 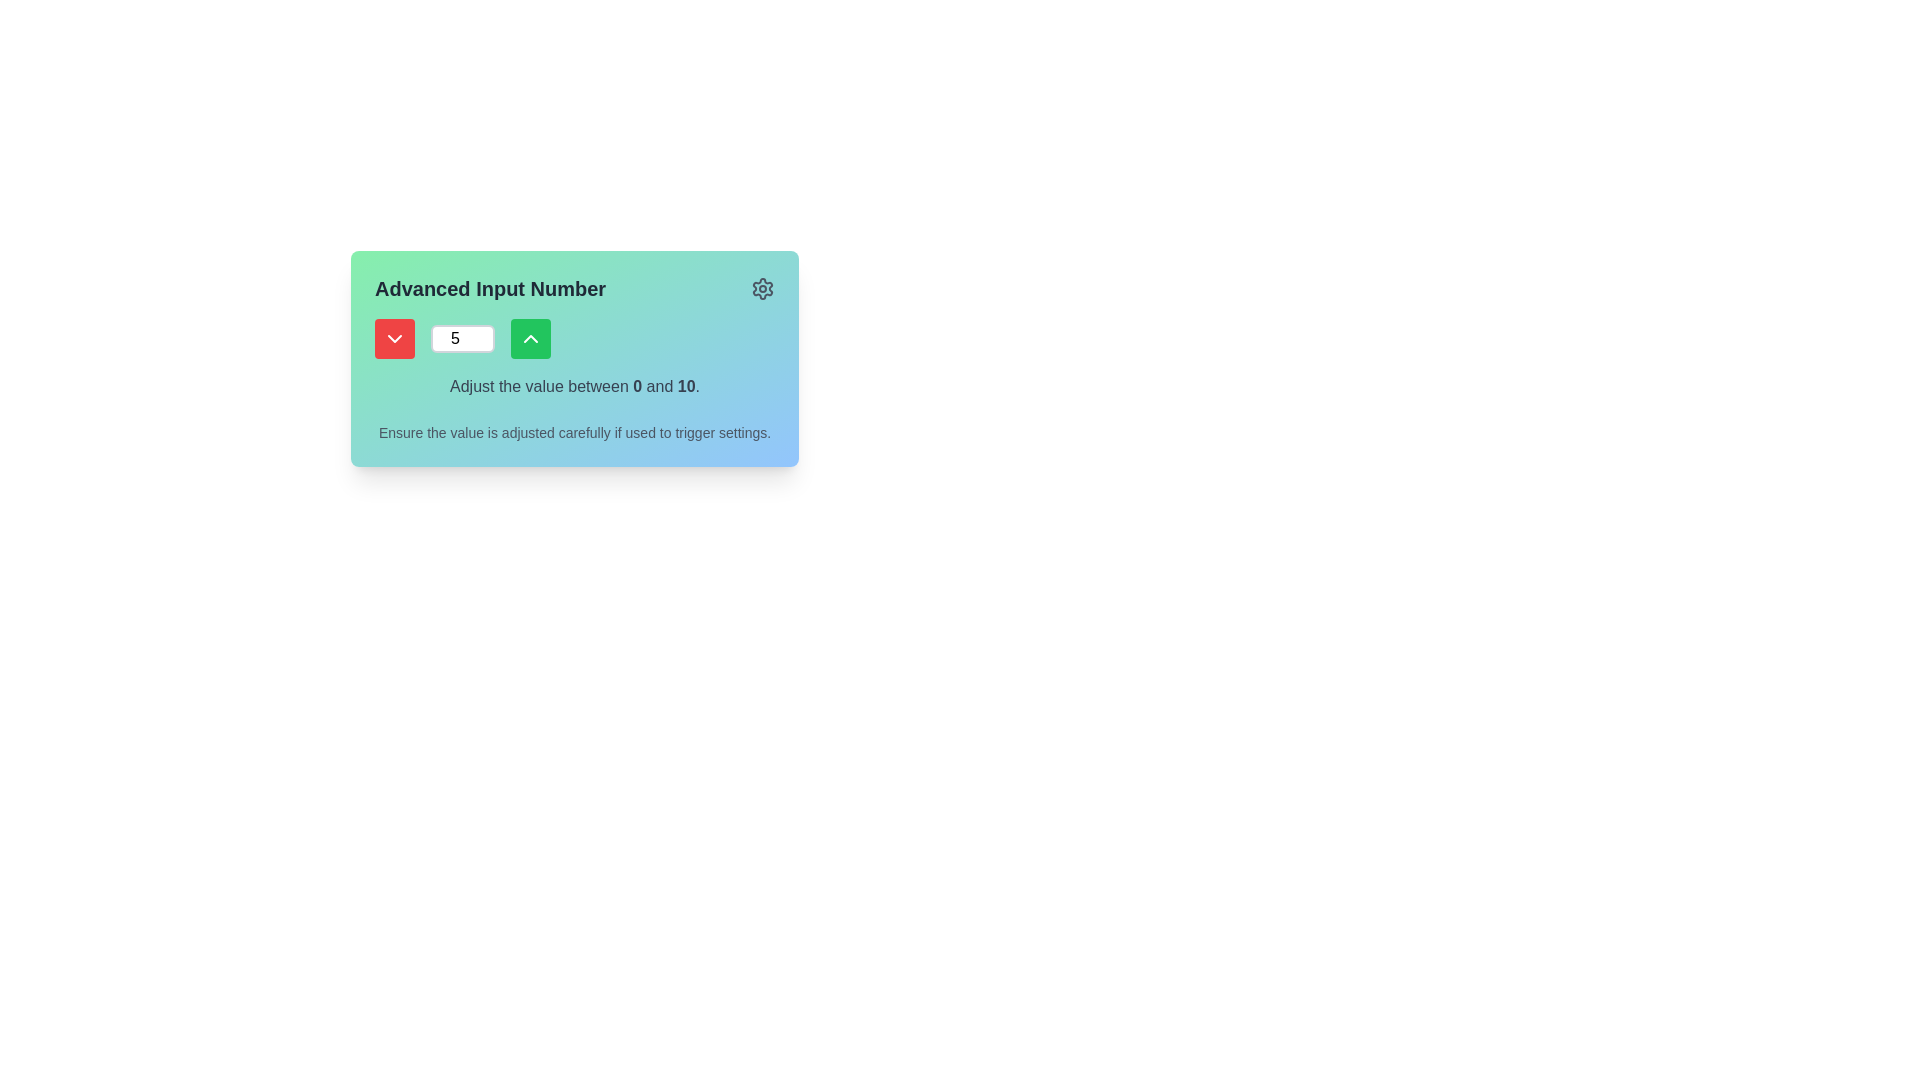 What do you see at coordinates (686, 386) in the screenshot?
I see `the Static Text that displays the maximum value of '10' in the prompt for adjusting a value between 0 and 10` at bounding box center [686, 386].